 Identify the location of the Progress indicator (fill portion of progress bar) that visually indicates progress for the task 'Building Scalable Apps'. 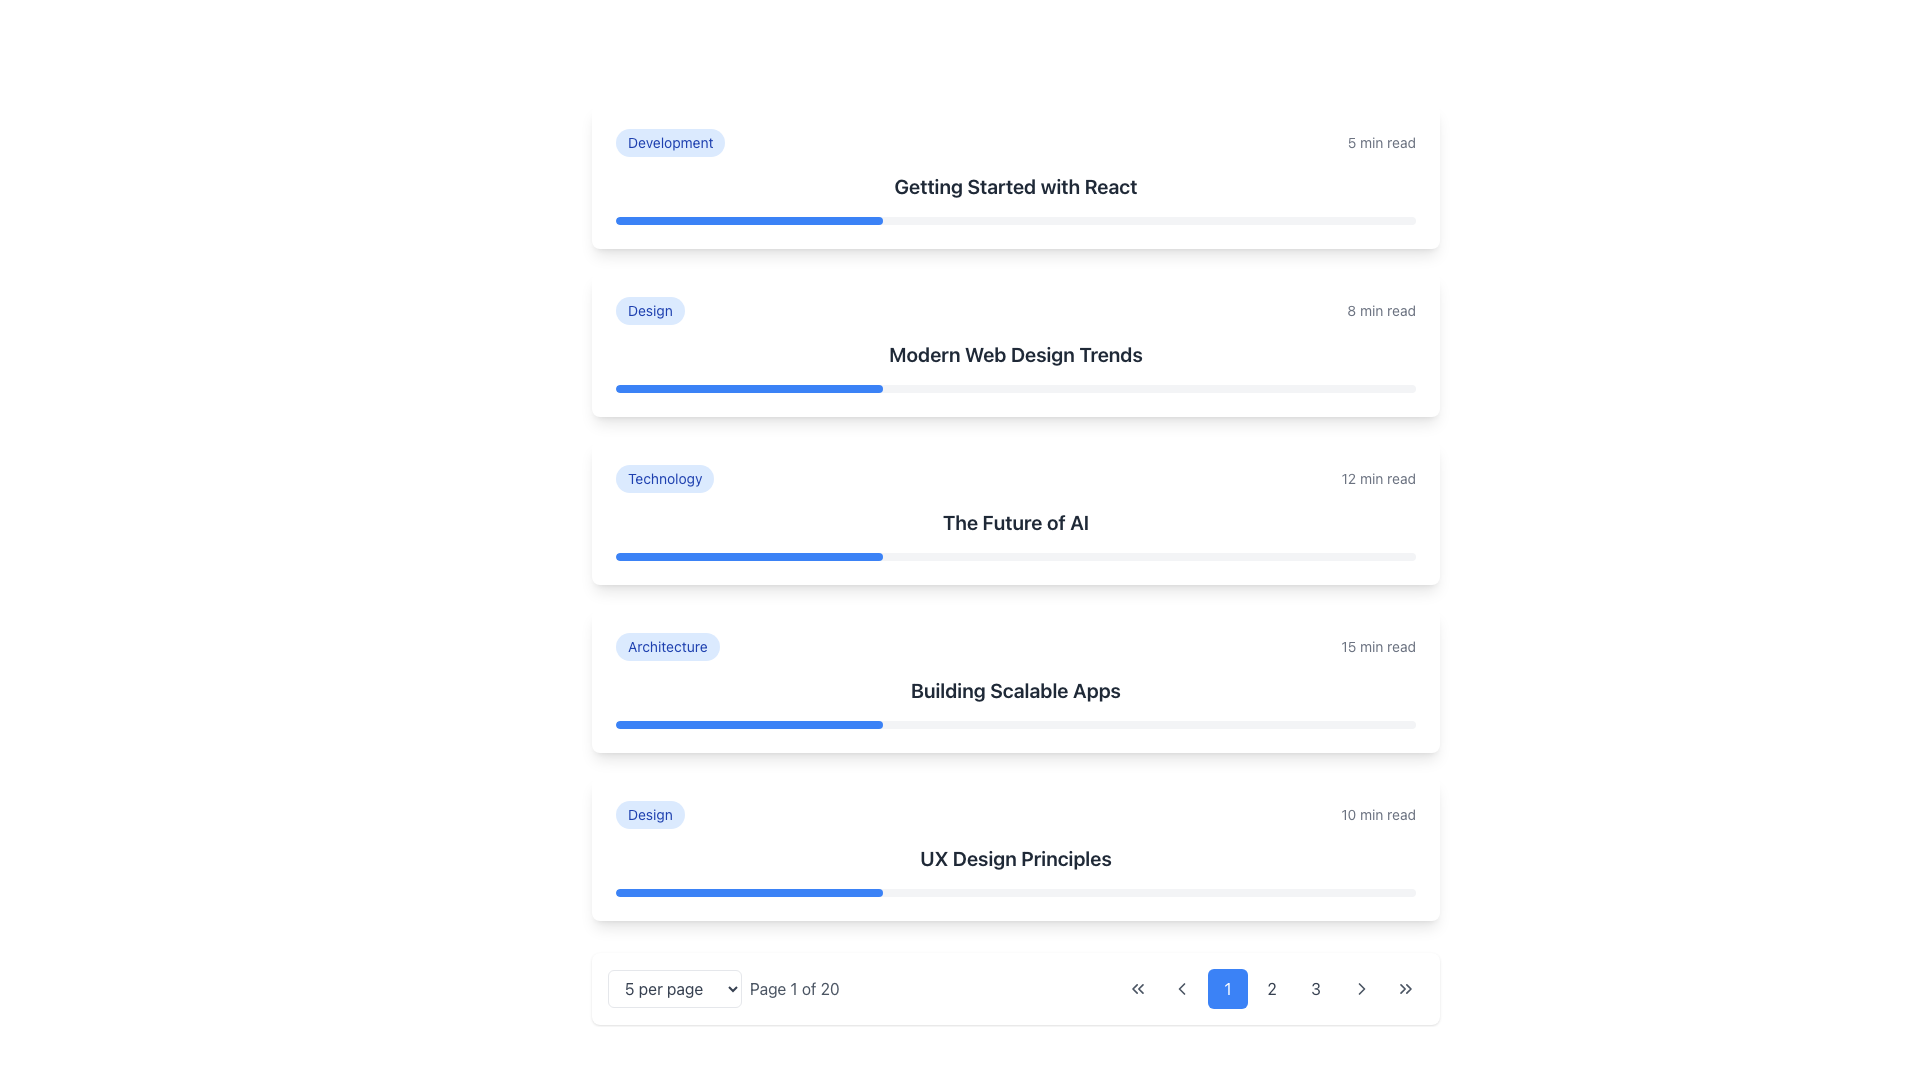
(748, 725).